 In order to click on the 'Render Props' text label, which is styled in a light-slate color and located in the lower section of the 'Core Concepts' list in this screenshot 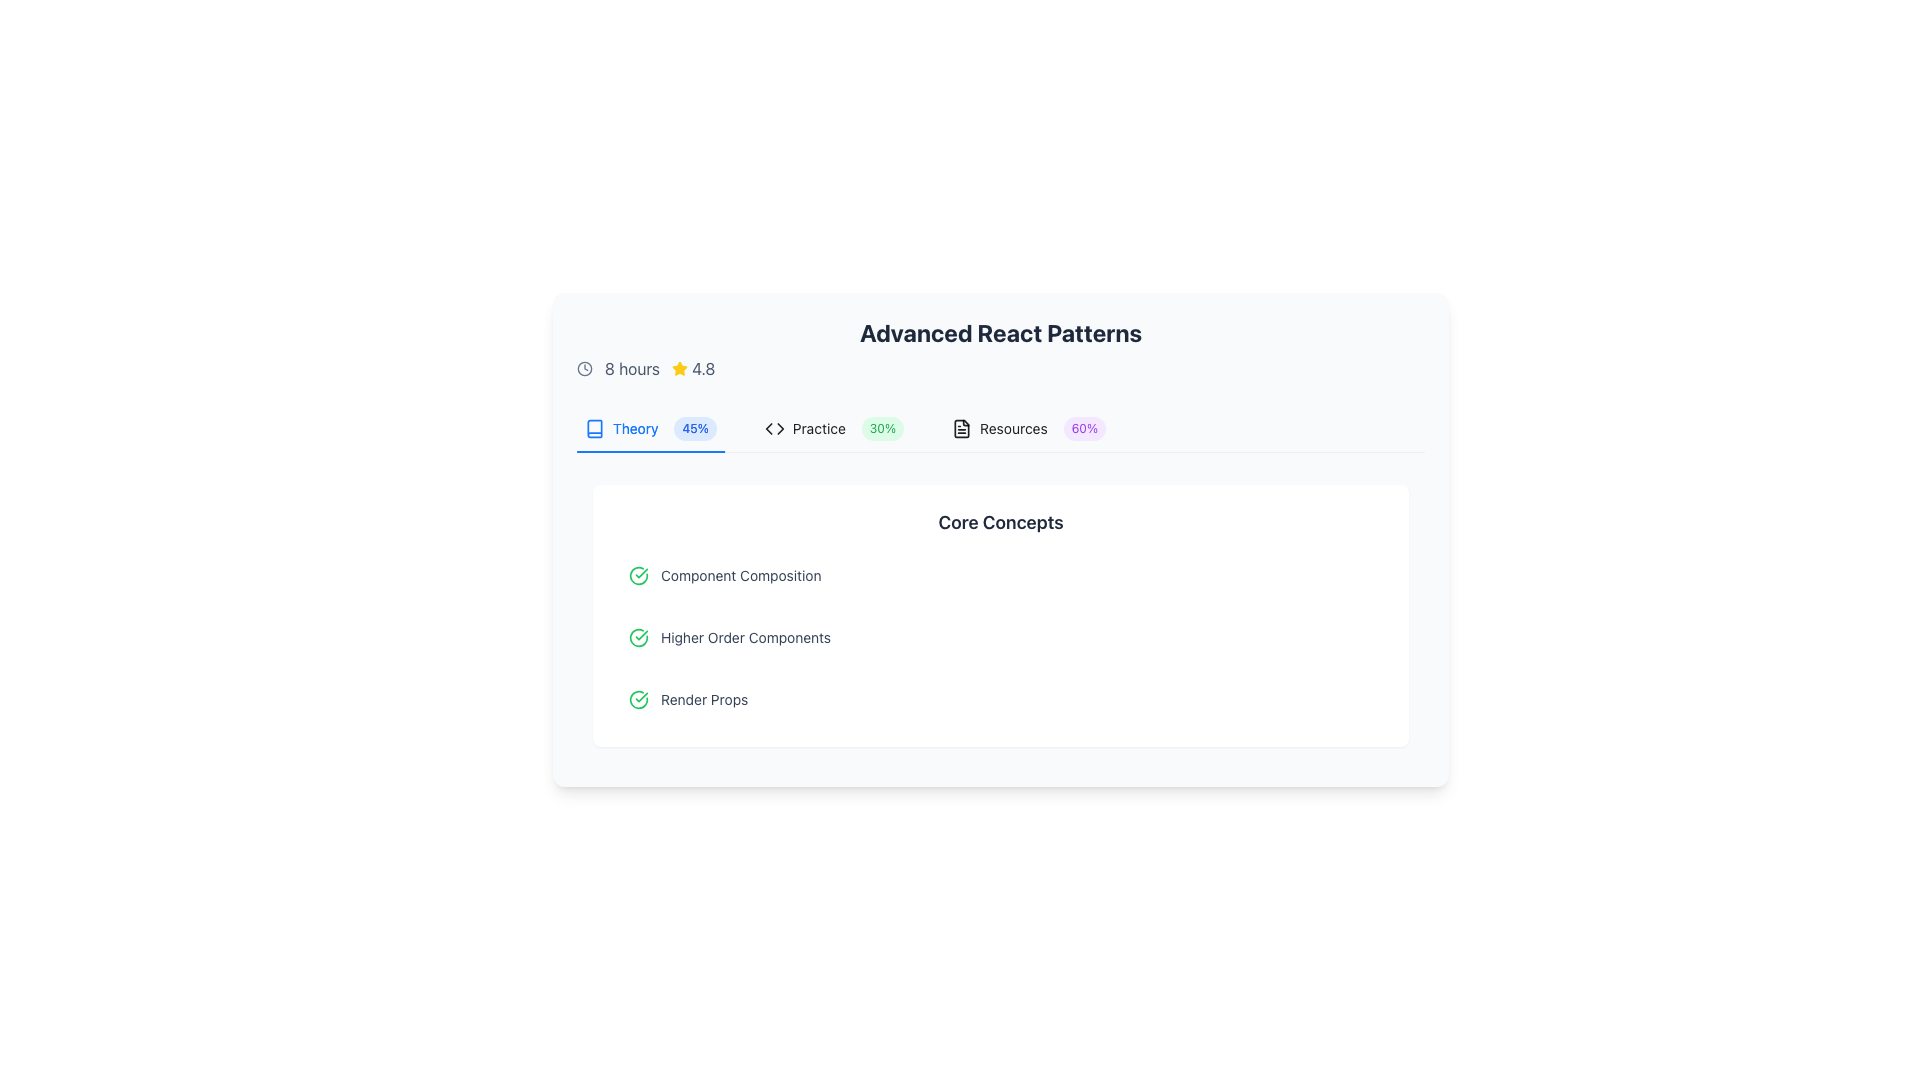, I will do `click(704, 698)`.